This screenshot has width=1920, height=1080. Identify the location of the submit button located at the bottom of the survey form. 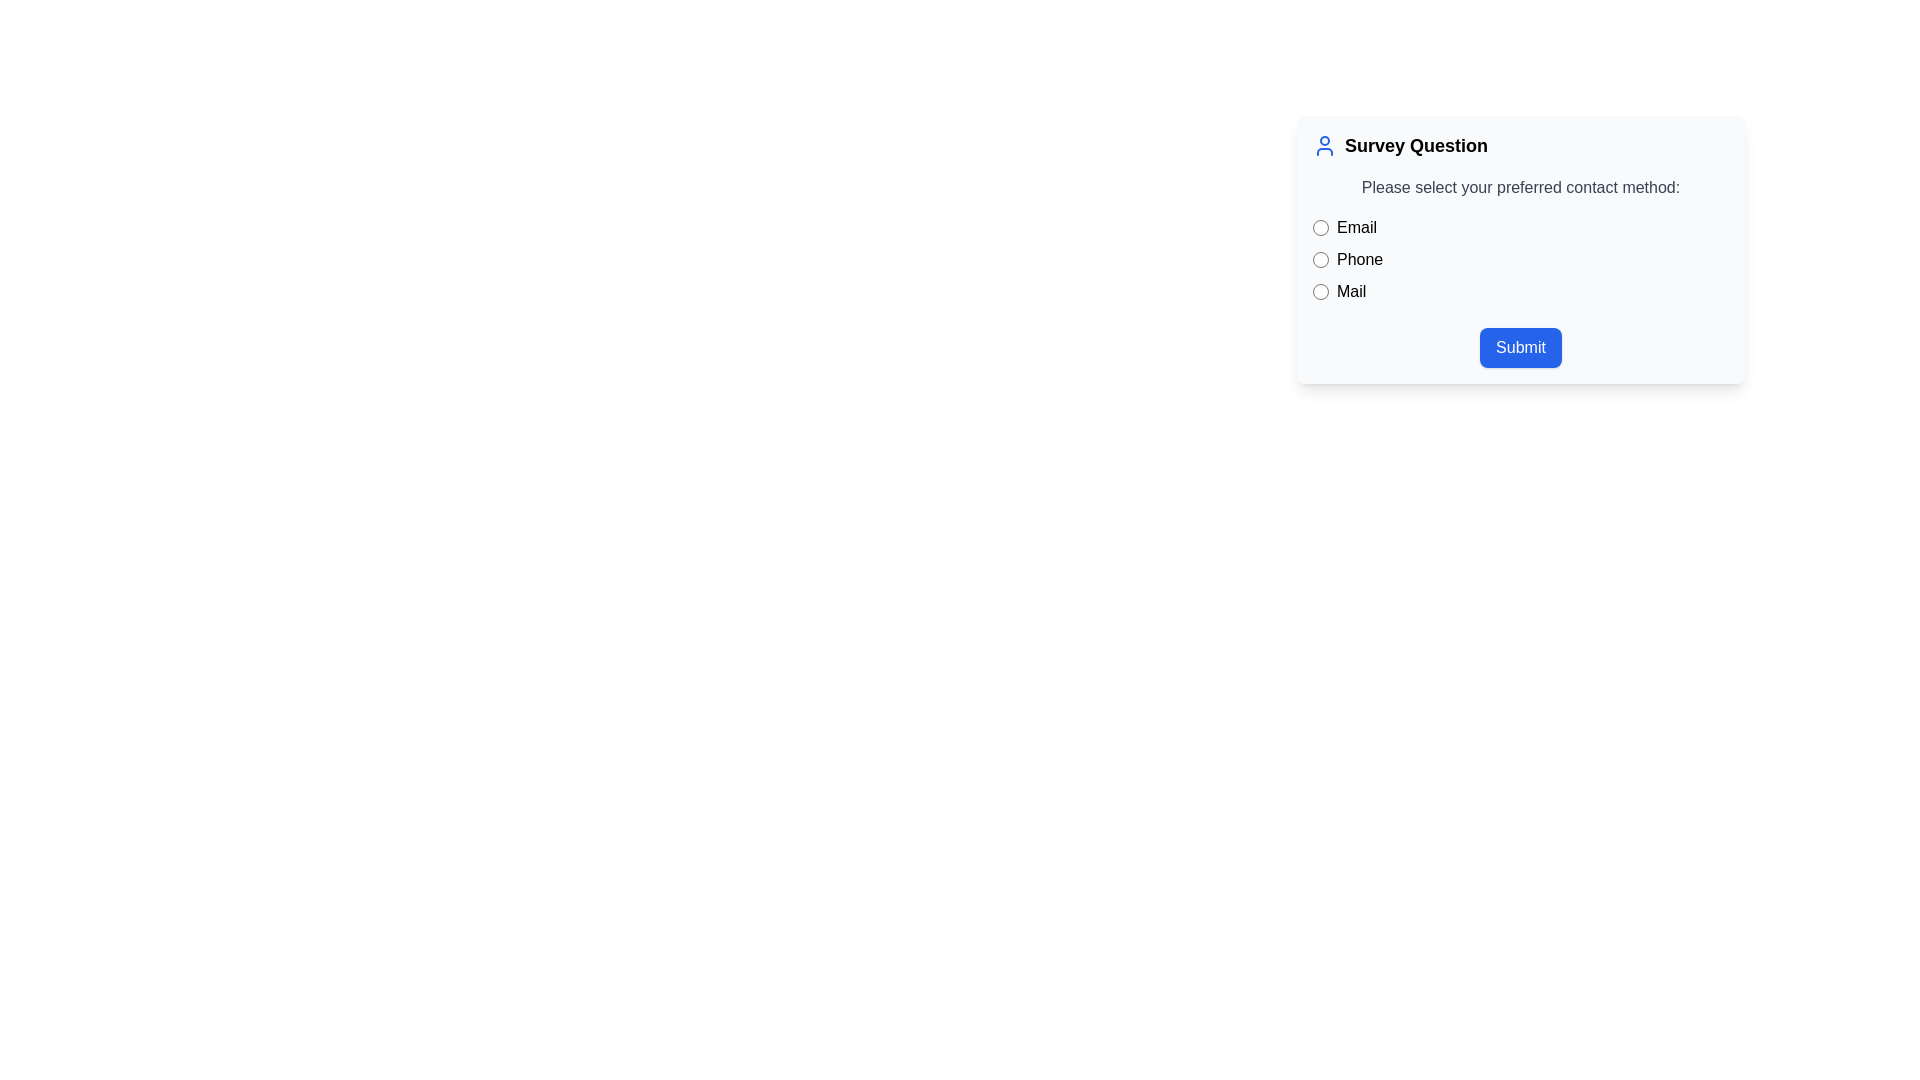
(1520, 346).